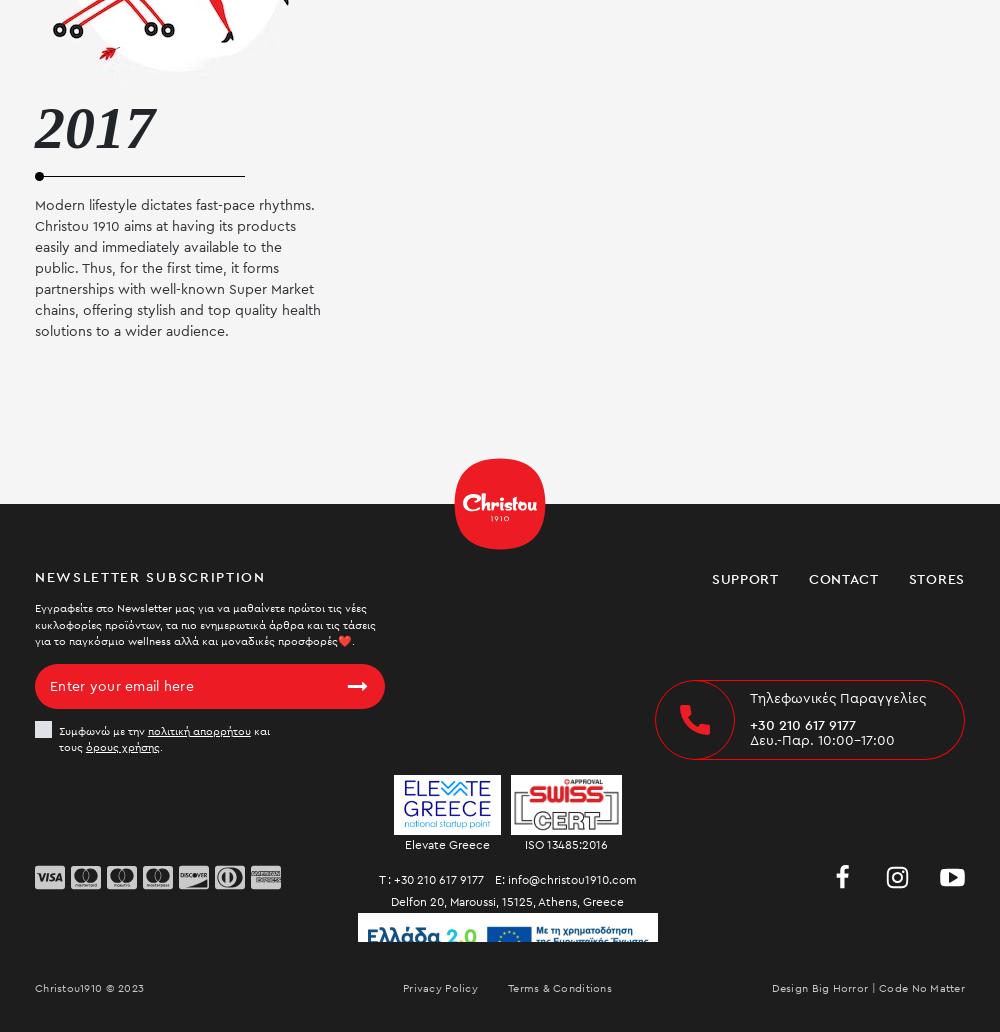 The image size is (1000, 1032). I want to click on 'Privacy Policy', so click(439, 987).